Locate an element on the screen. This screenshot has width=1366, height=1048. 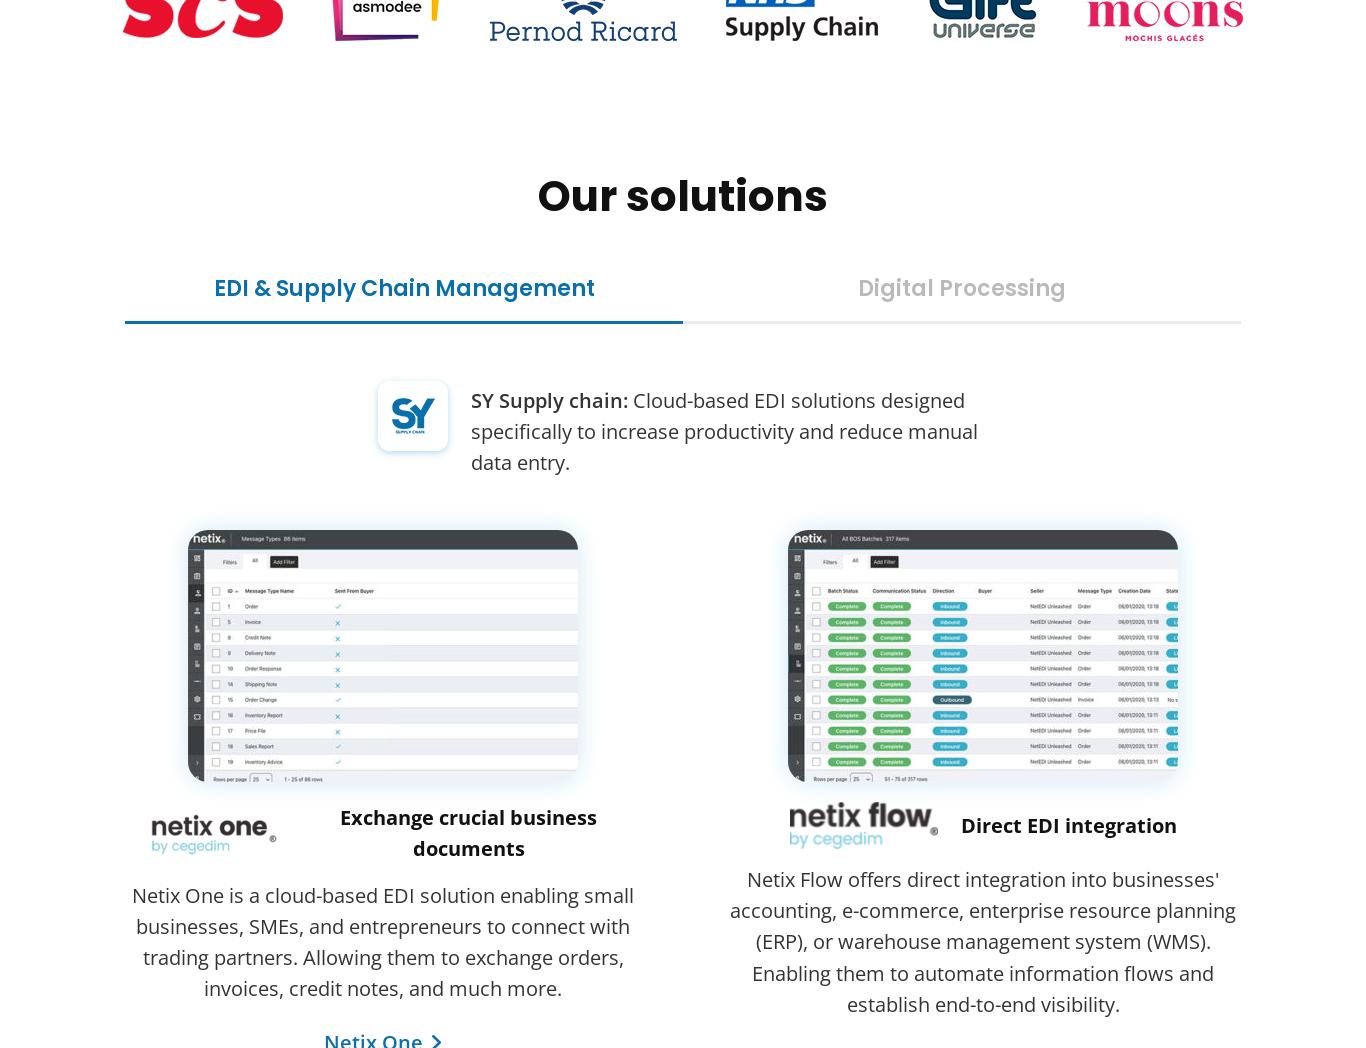
'What business document can I send via EDI?' is located at coordinates (342, 873).